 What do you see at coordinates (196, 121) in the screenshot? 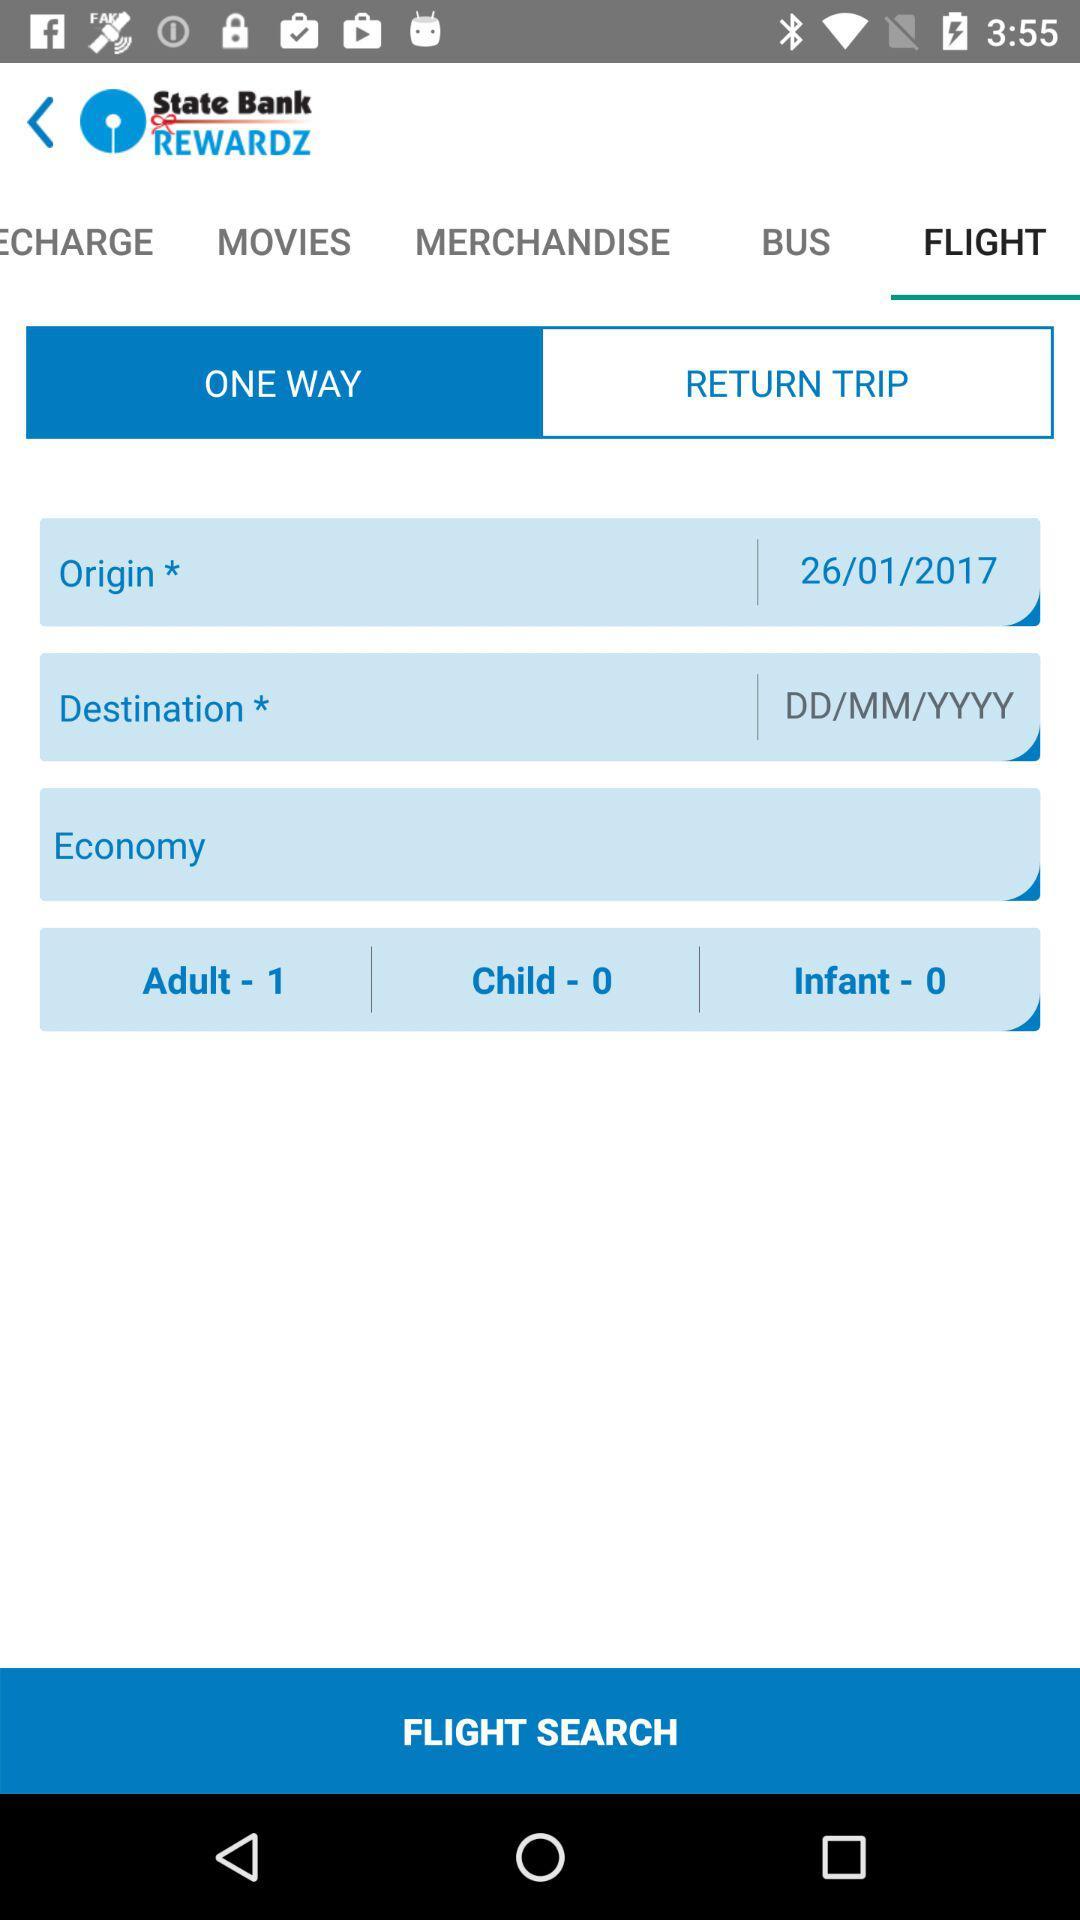
I see `click on logo` at bounding box center [196, 121].